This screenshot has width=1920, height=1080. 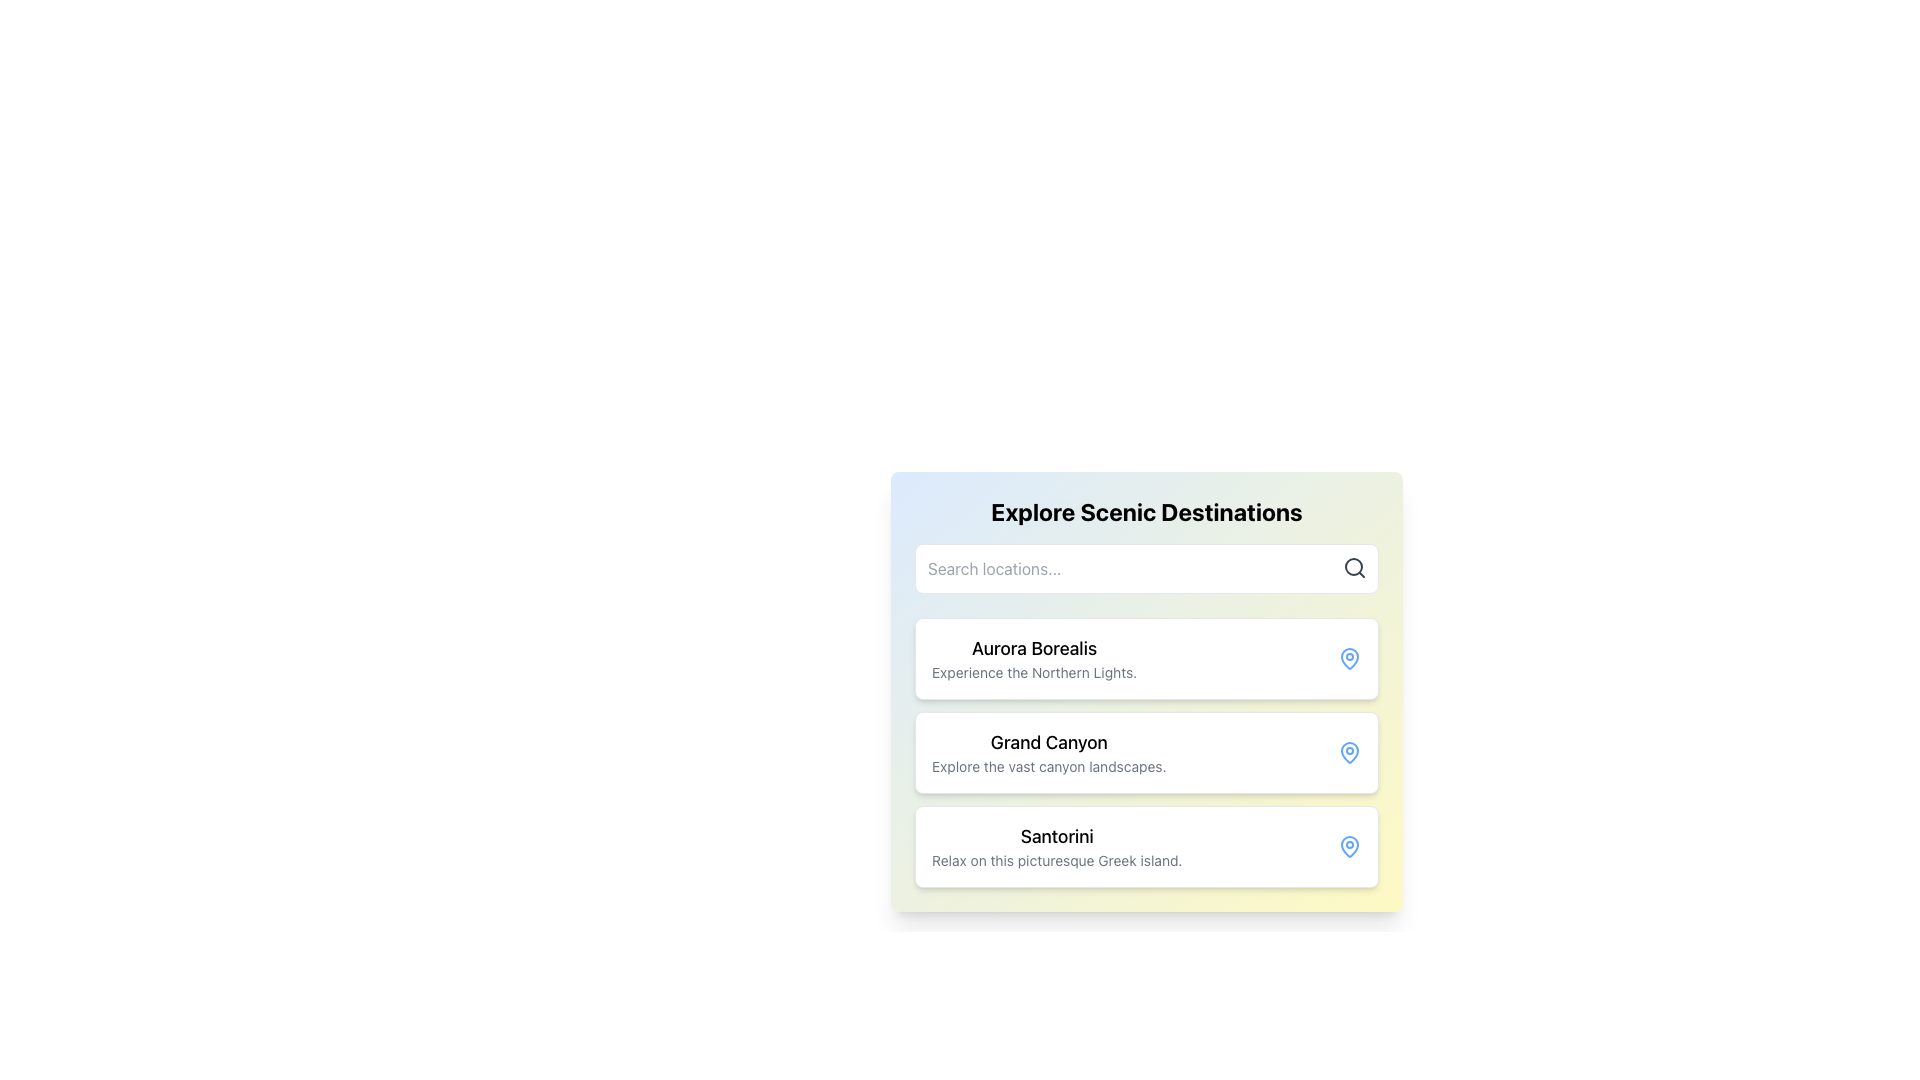 What do you see at coordinates (1034, 672) in the screenshot?
I see `the text element that displays 'Experience the Northern Lights', which is styled in small gray font and located beneath the bold headline 'Aurora Borealis'` at bounding box center [1034, 672].